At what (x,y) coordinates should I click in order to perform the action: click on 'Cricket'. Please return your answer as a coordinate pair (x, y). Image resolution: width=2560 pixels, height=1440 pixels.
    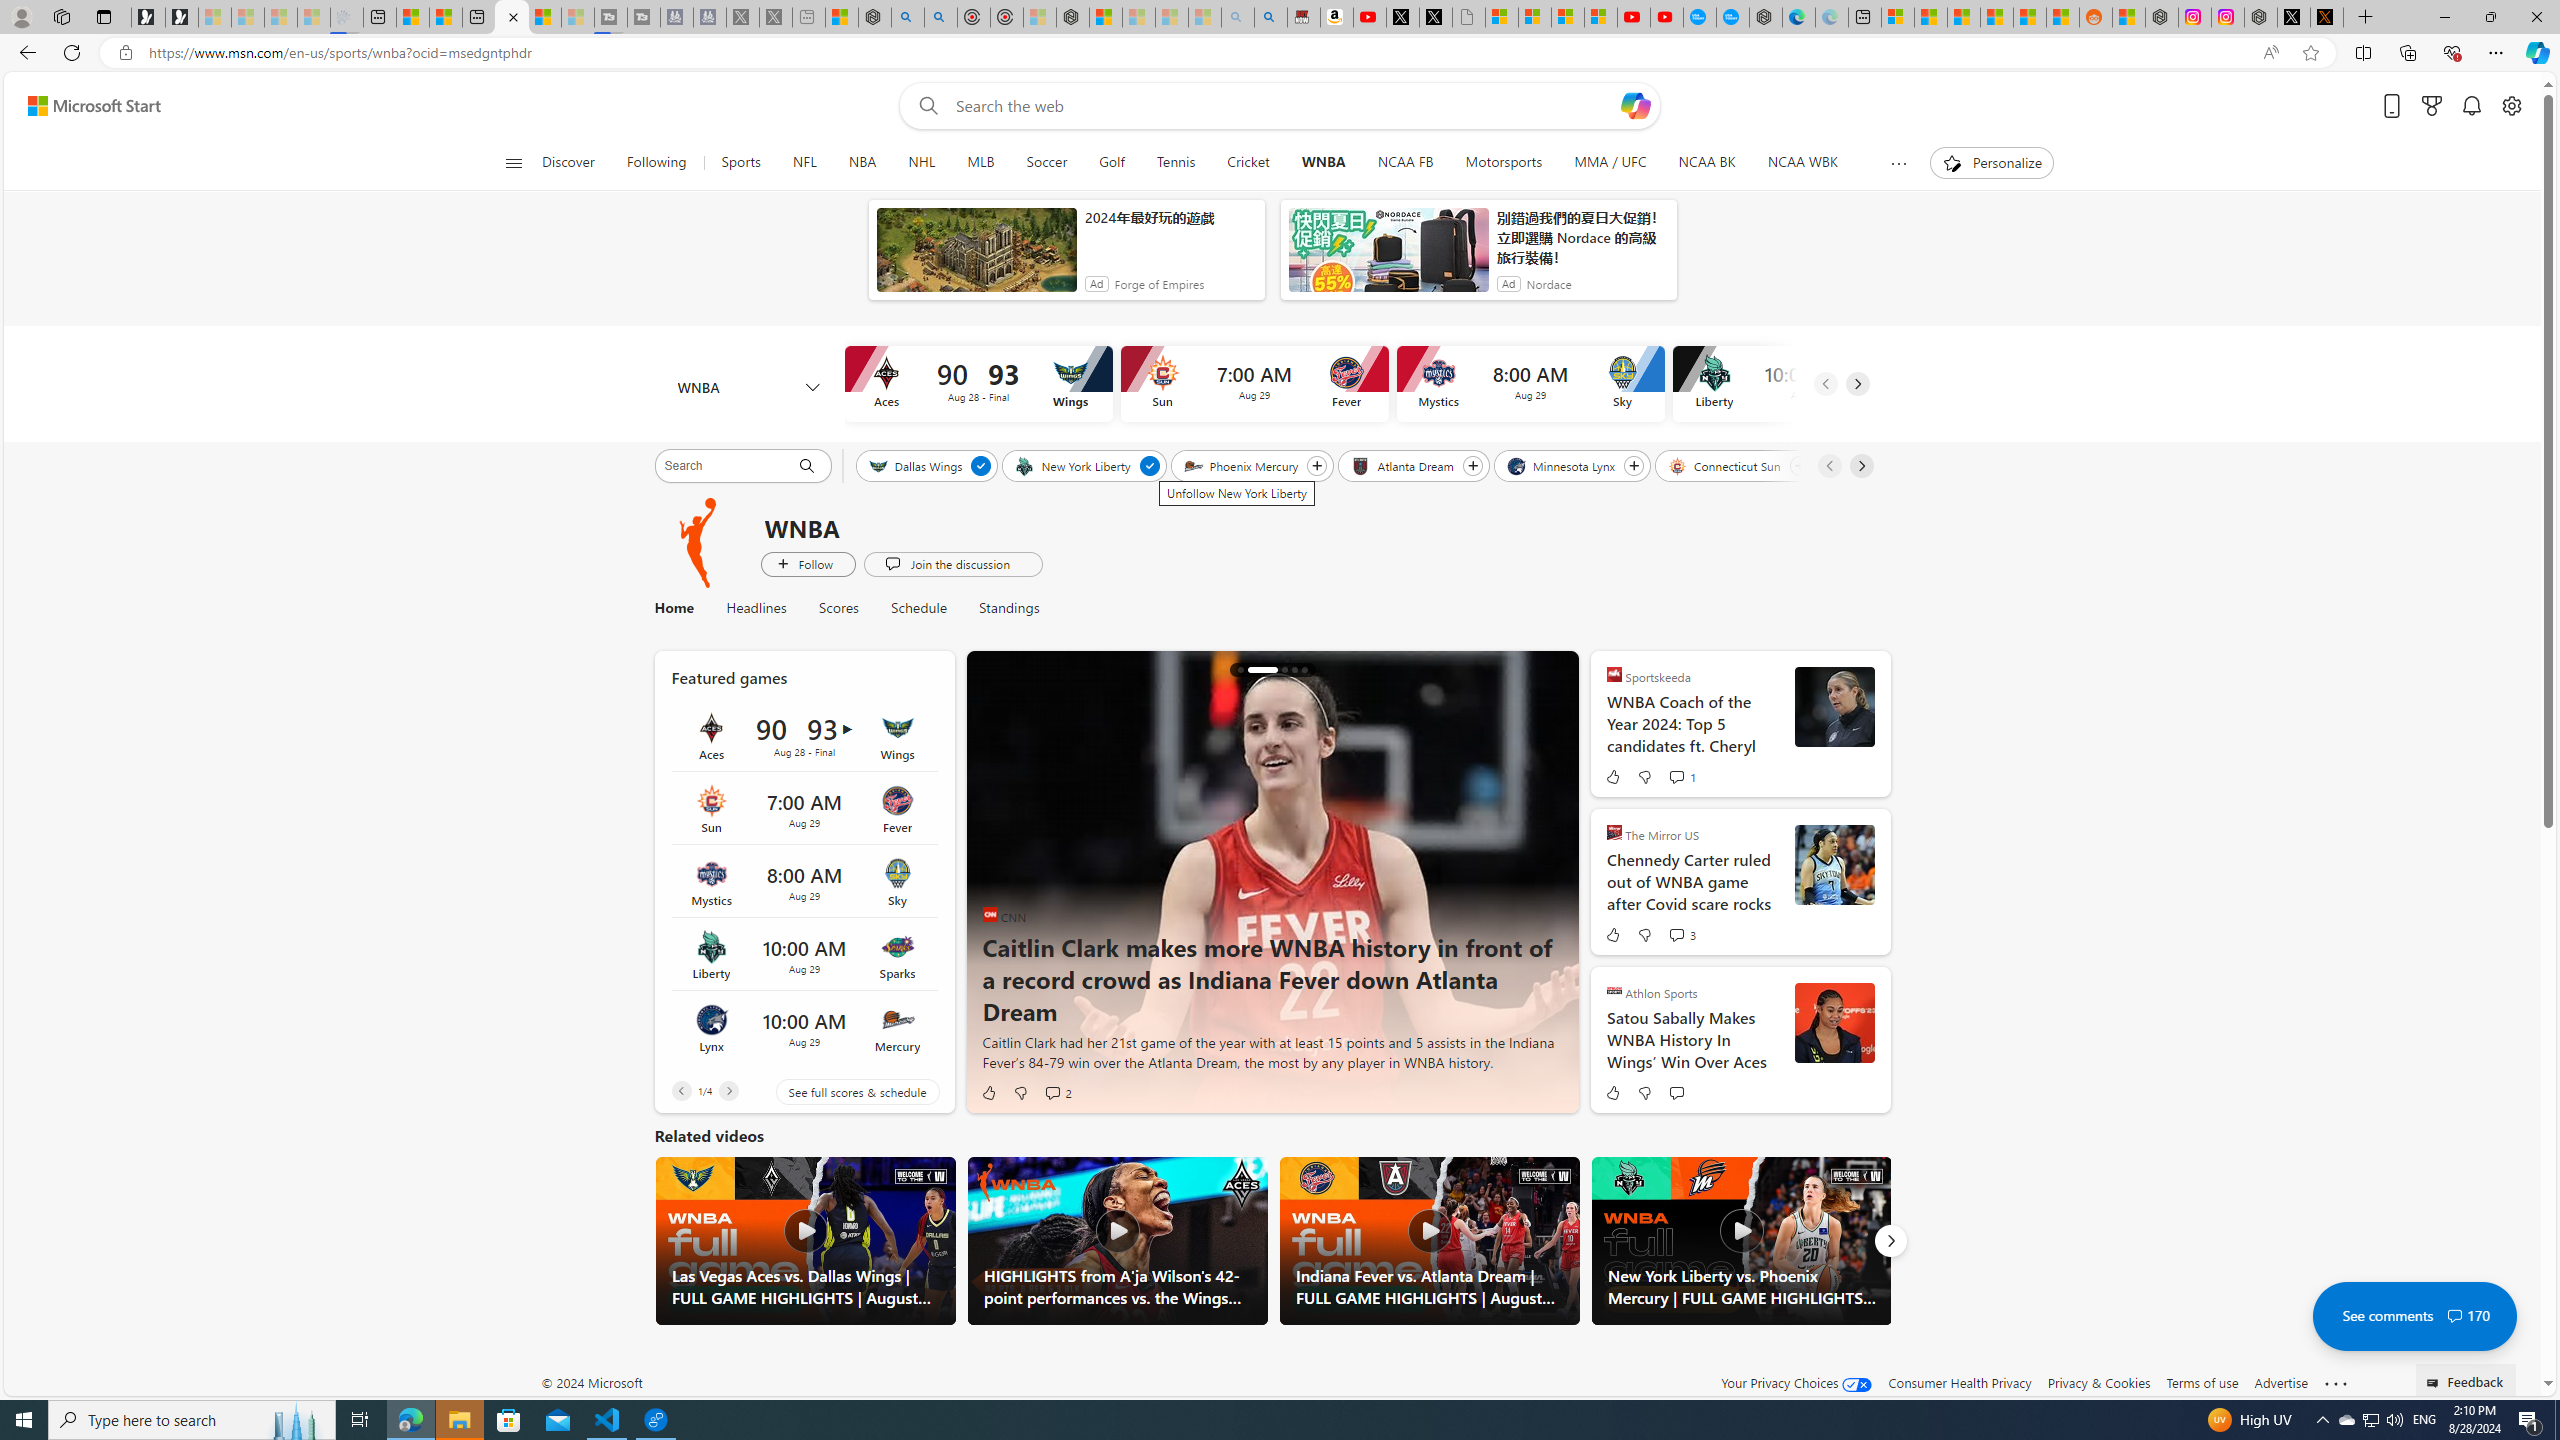
    Looking at the image, I should click on (1247, 162).